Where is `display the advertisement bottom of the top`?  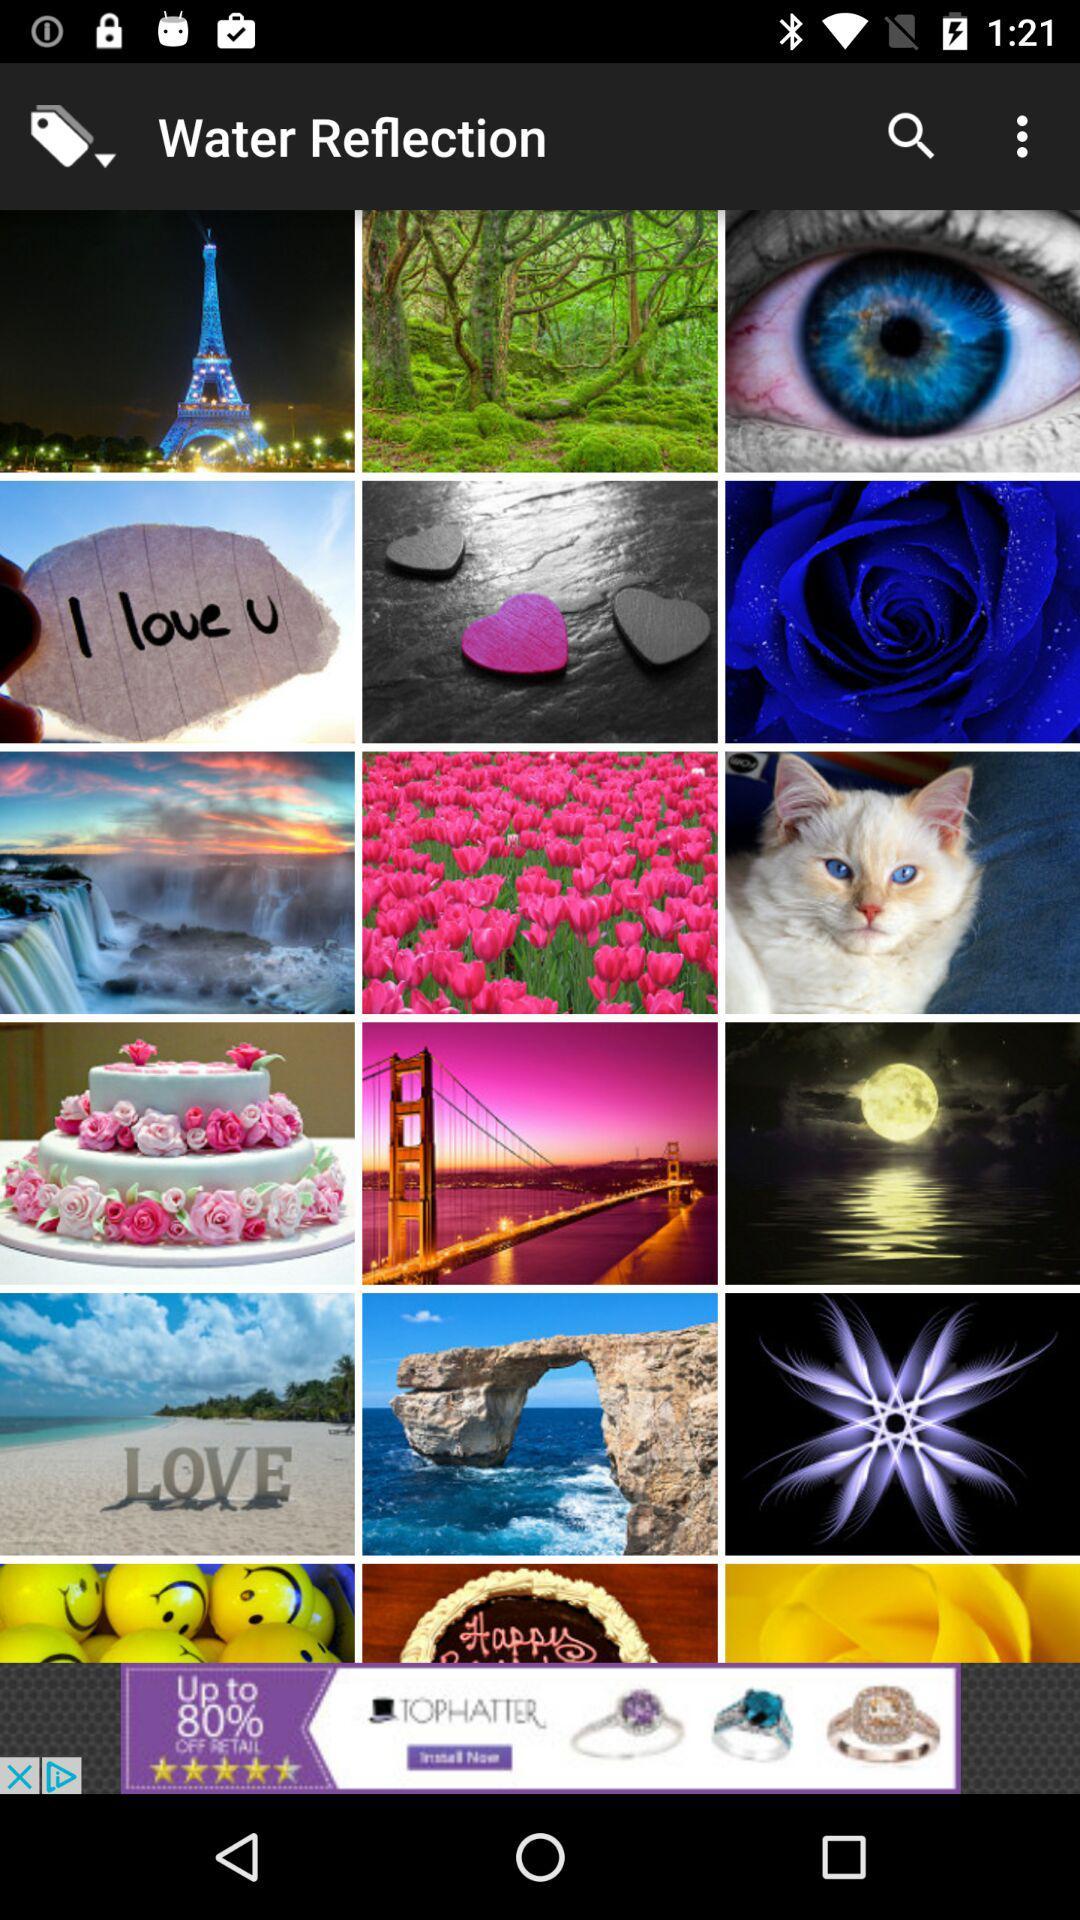
display the advertisement bottom of the top is located at coordinates (540, 1727).